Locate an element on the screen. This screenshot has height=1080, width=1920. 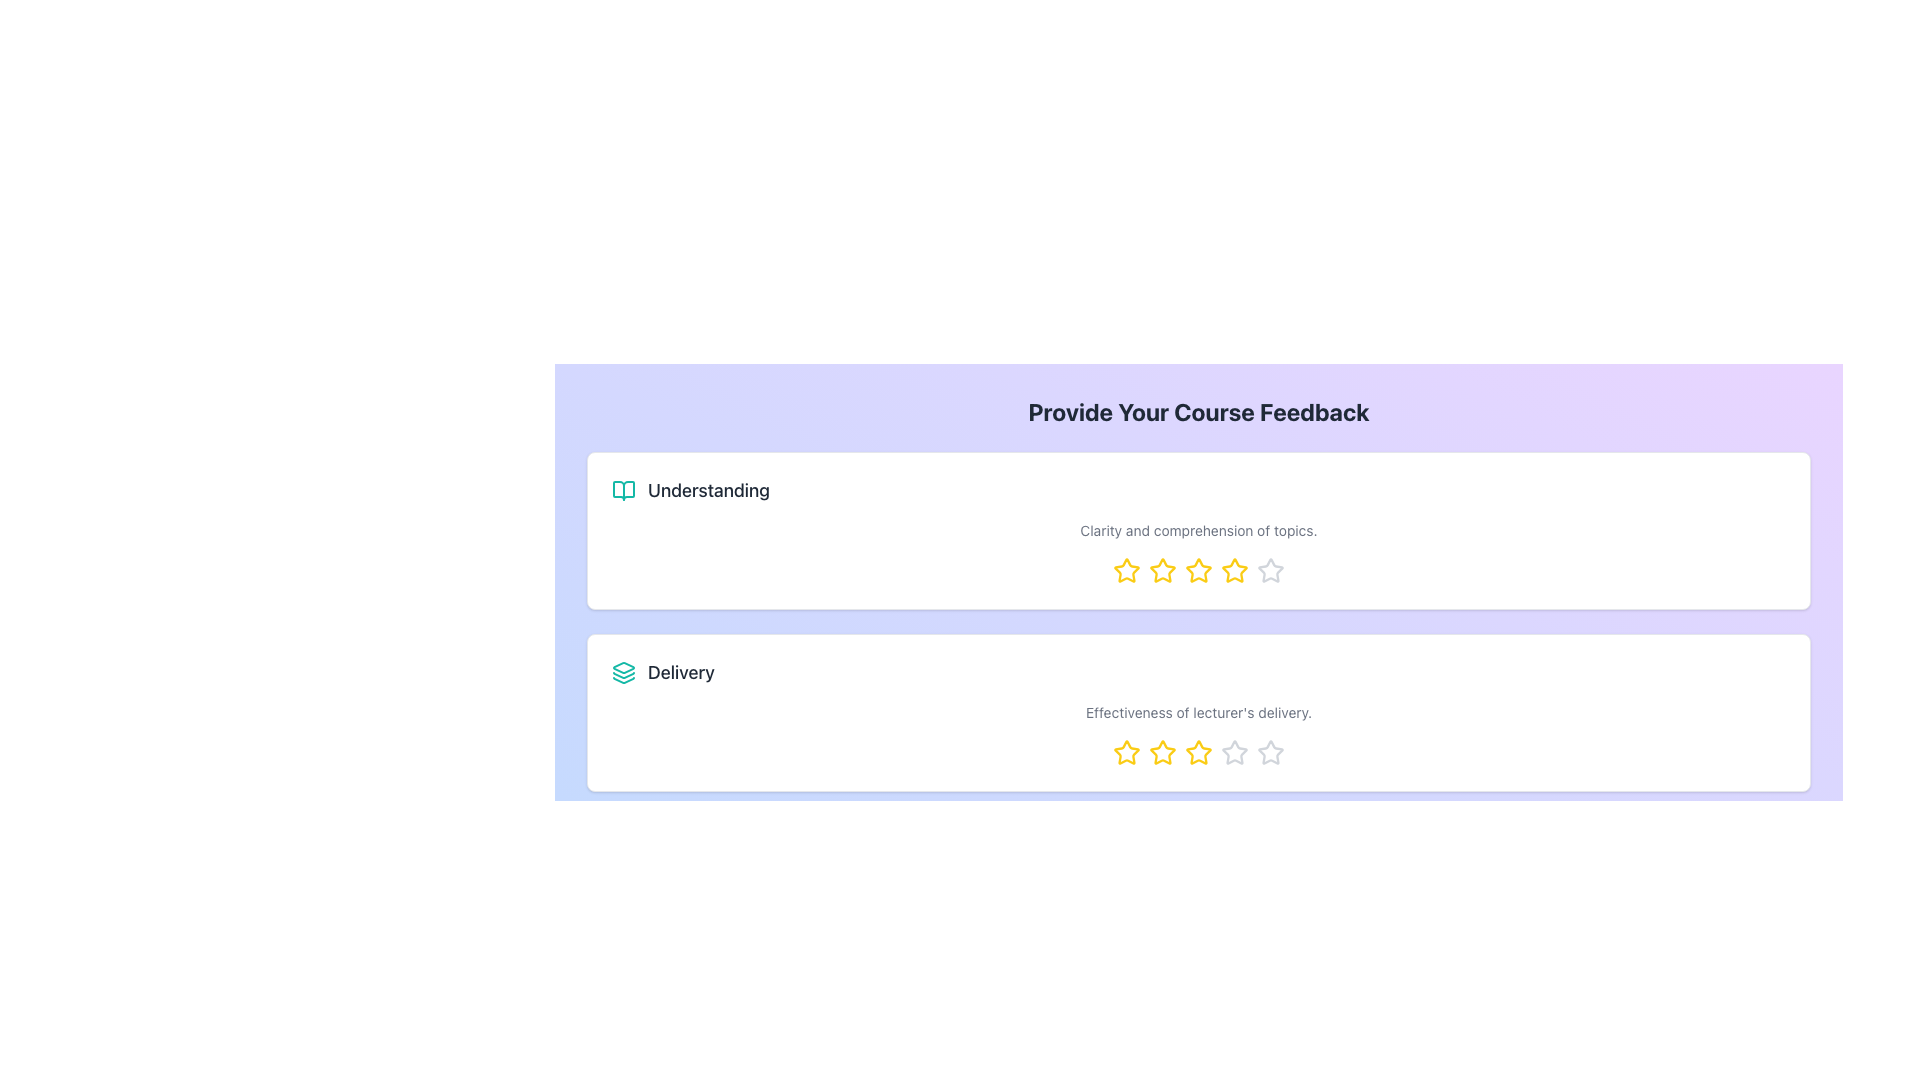
the third star button from the left in the row of five stars for rating under the 'Understanding' section is located at coordinates (1162, 570).